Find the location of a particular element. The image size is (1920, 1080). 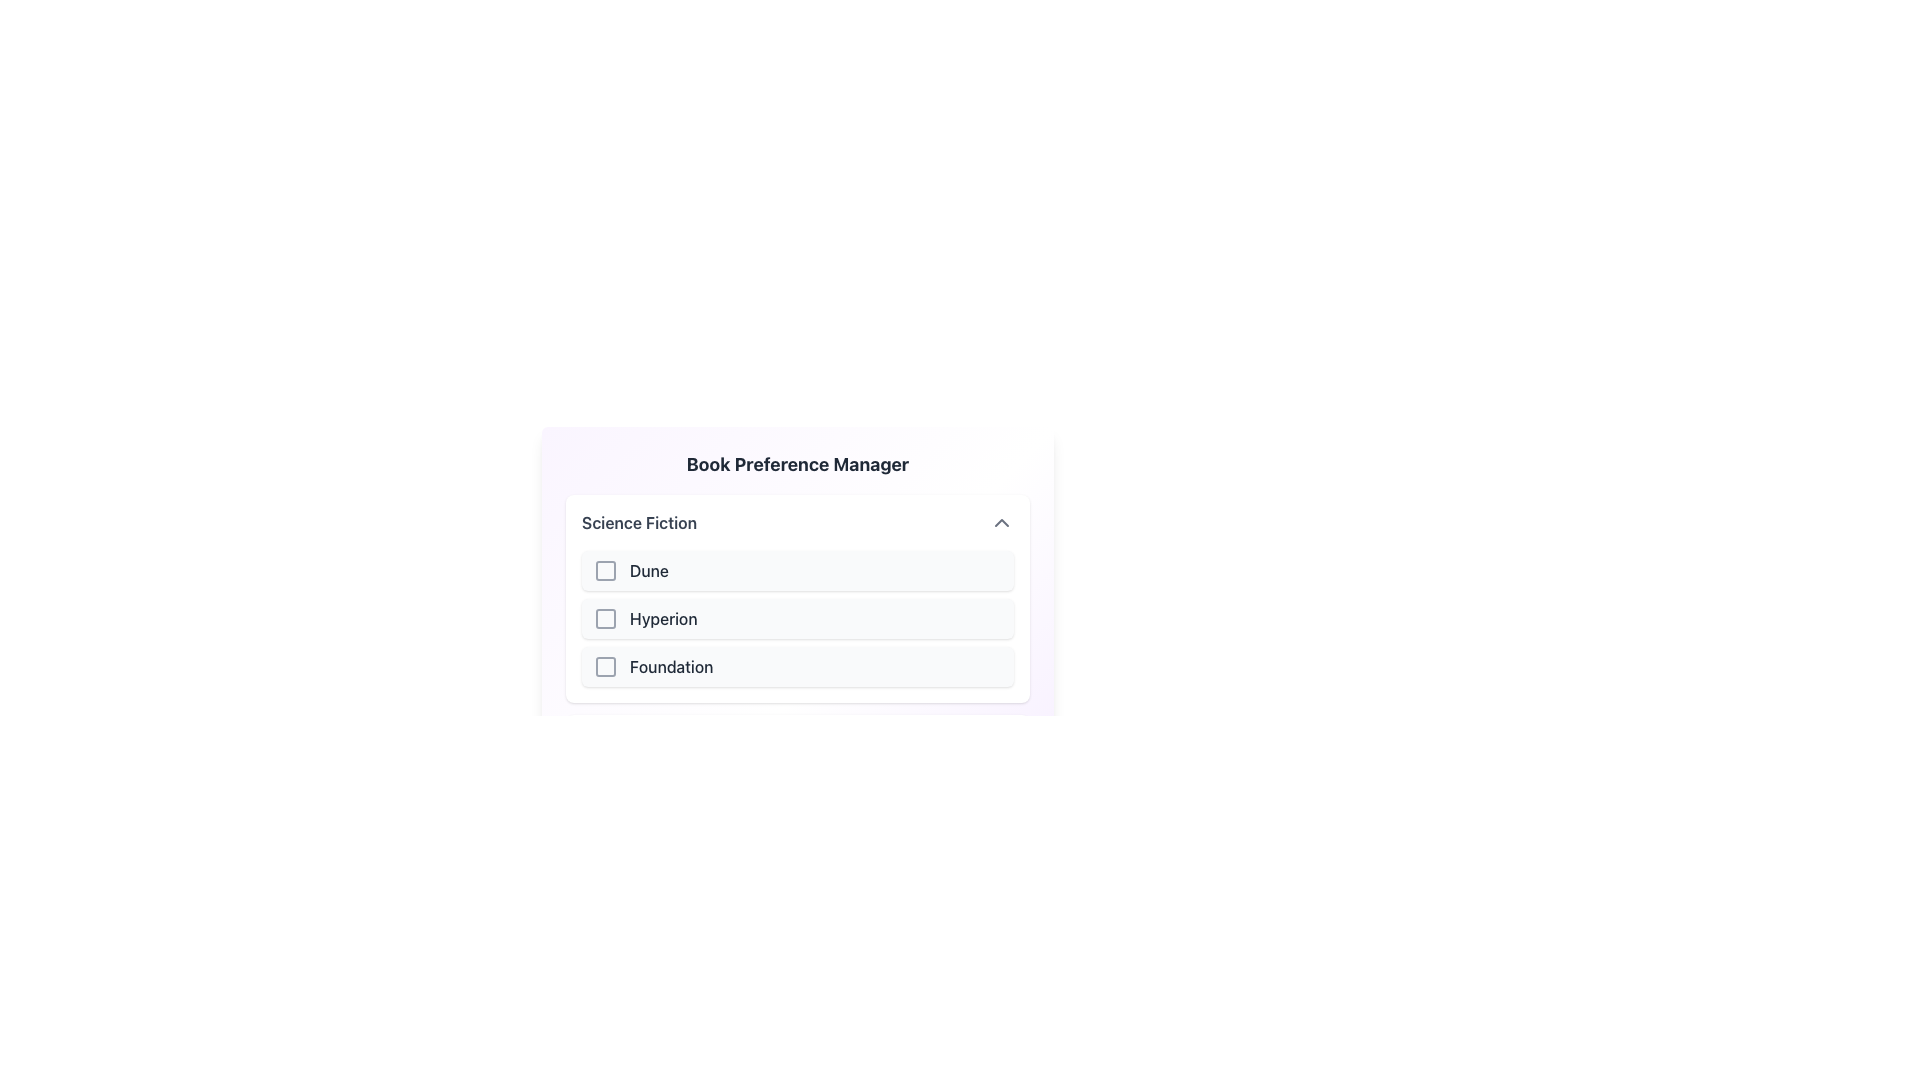

the gray rounded square checkbox located next to the 'Foundation' label in the 'Science Fiction' list is located at coordinates (604, 667).